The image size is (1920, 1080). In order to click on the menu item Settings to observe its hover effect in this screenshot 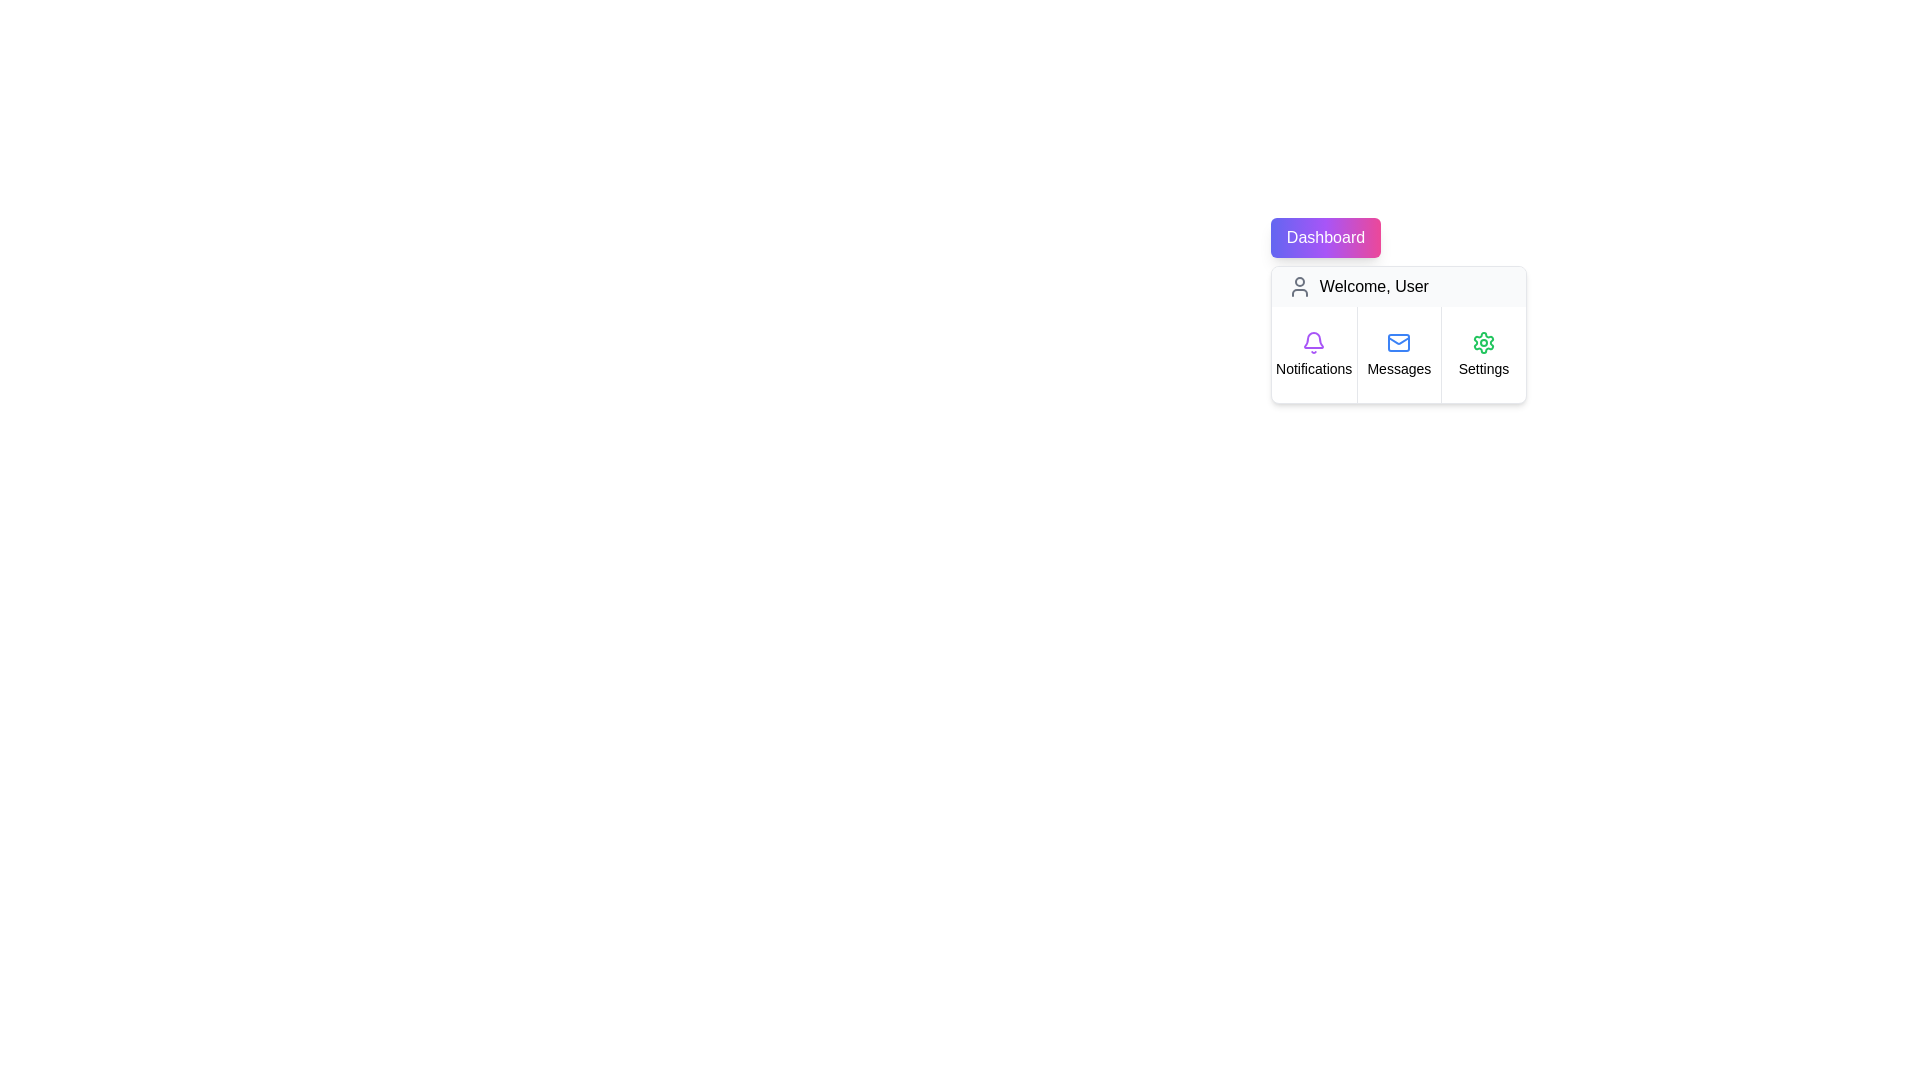, I will do `click(1483, 353)`.